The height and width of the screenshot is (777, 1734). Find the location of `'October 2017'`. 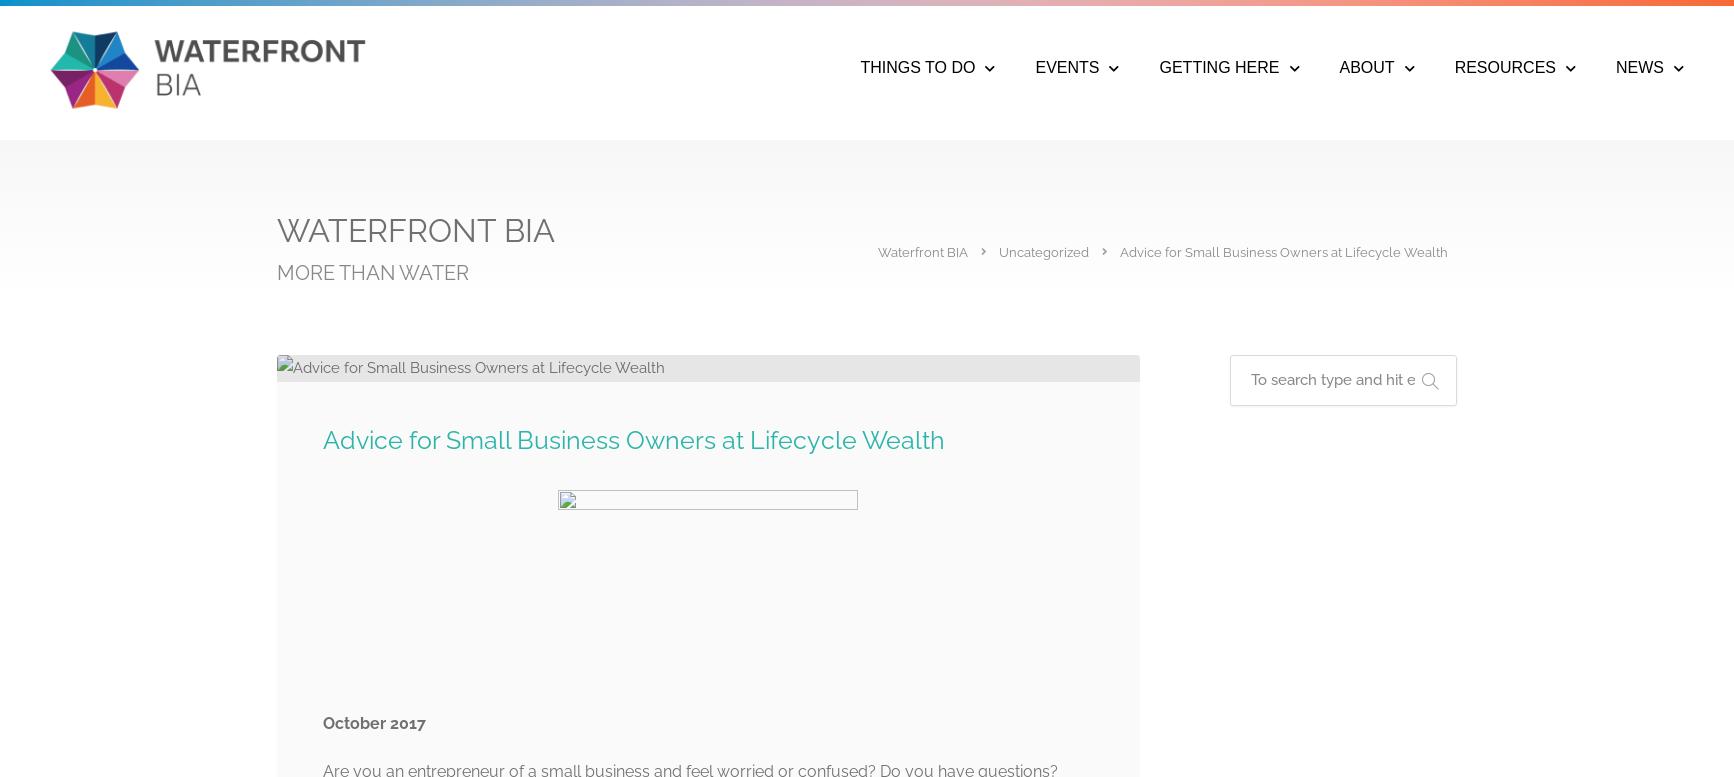

'October 2017' is located at coordinates (374, 722).